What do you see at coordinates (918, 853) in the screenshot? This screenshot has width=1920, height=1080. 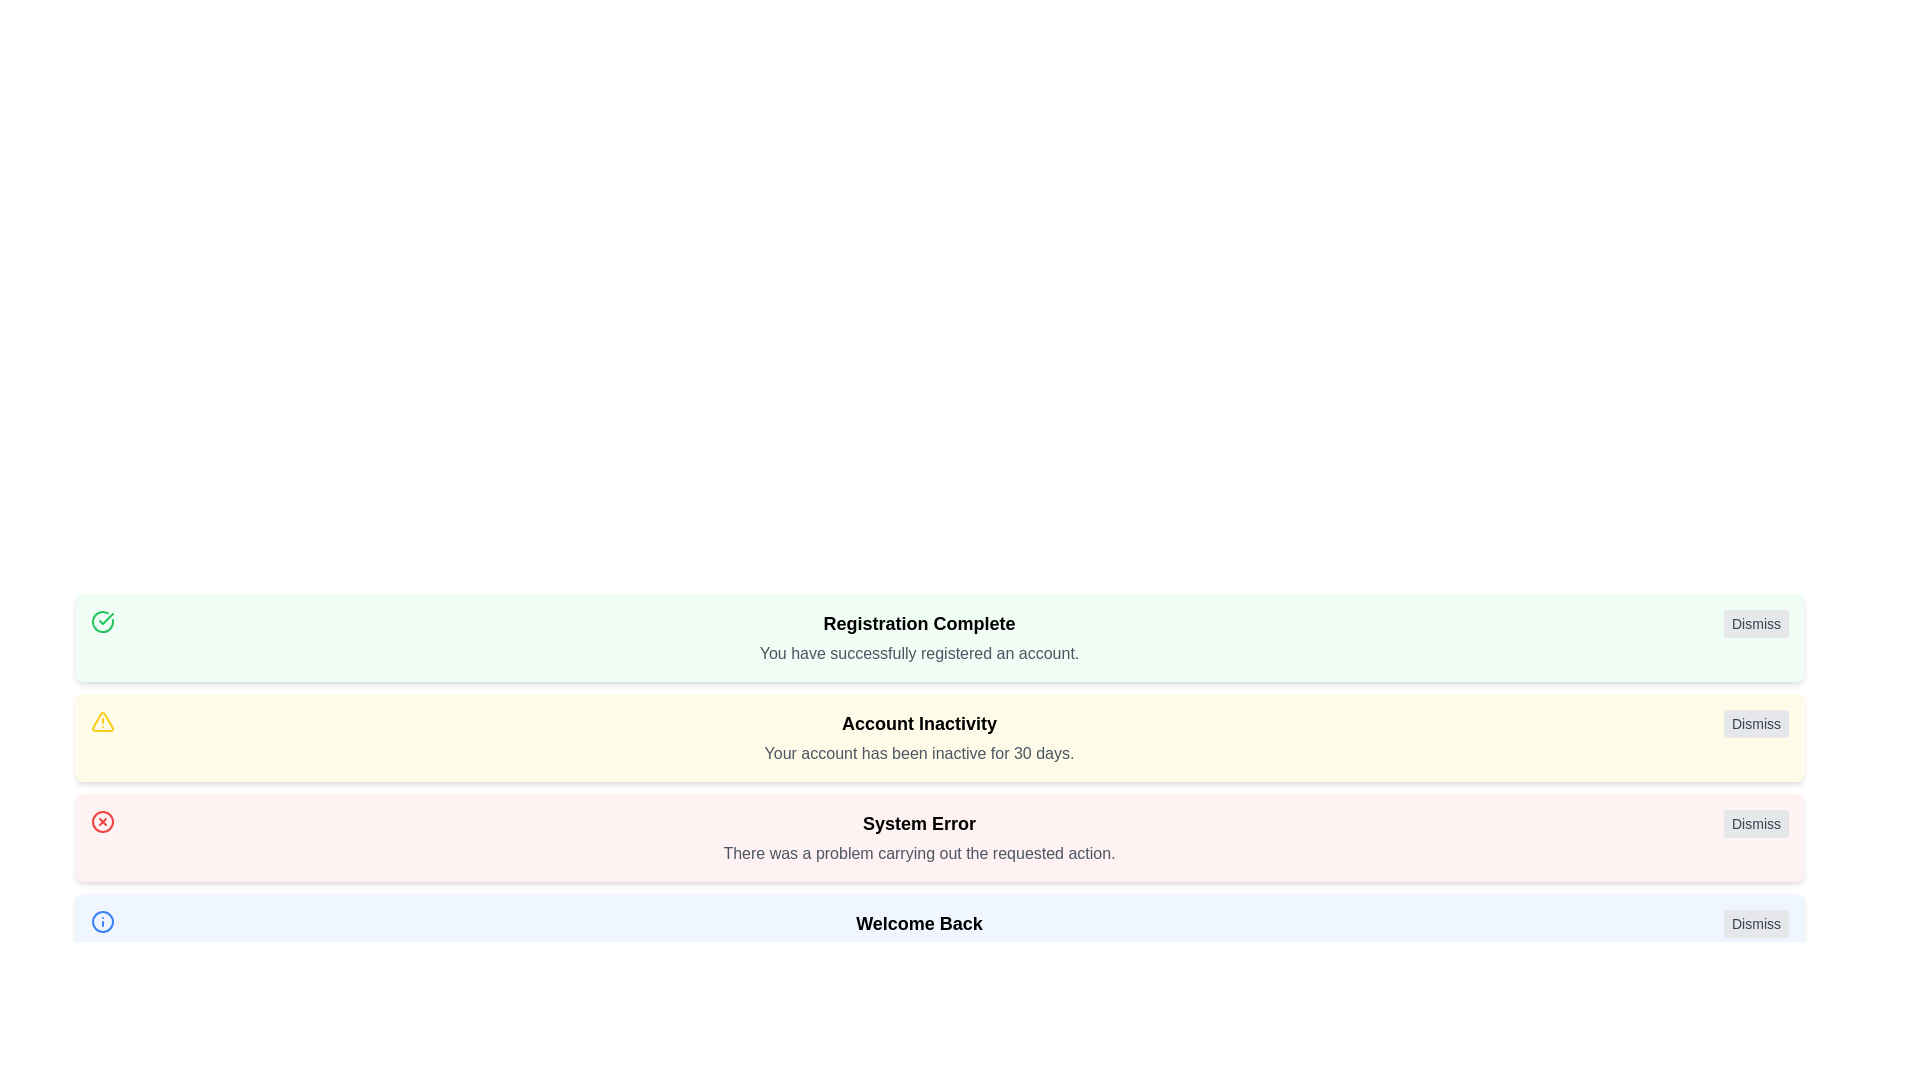 I see `text displayed in the Text Label located under the 'System Error' heading, centered horizontally within the third notification box` at bounding box center [918, 853].